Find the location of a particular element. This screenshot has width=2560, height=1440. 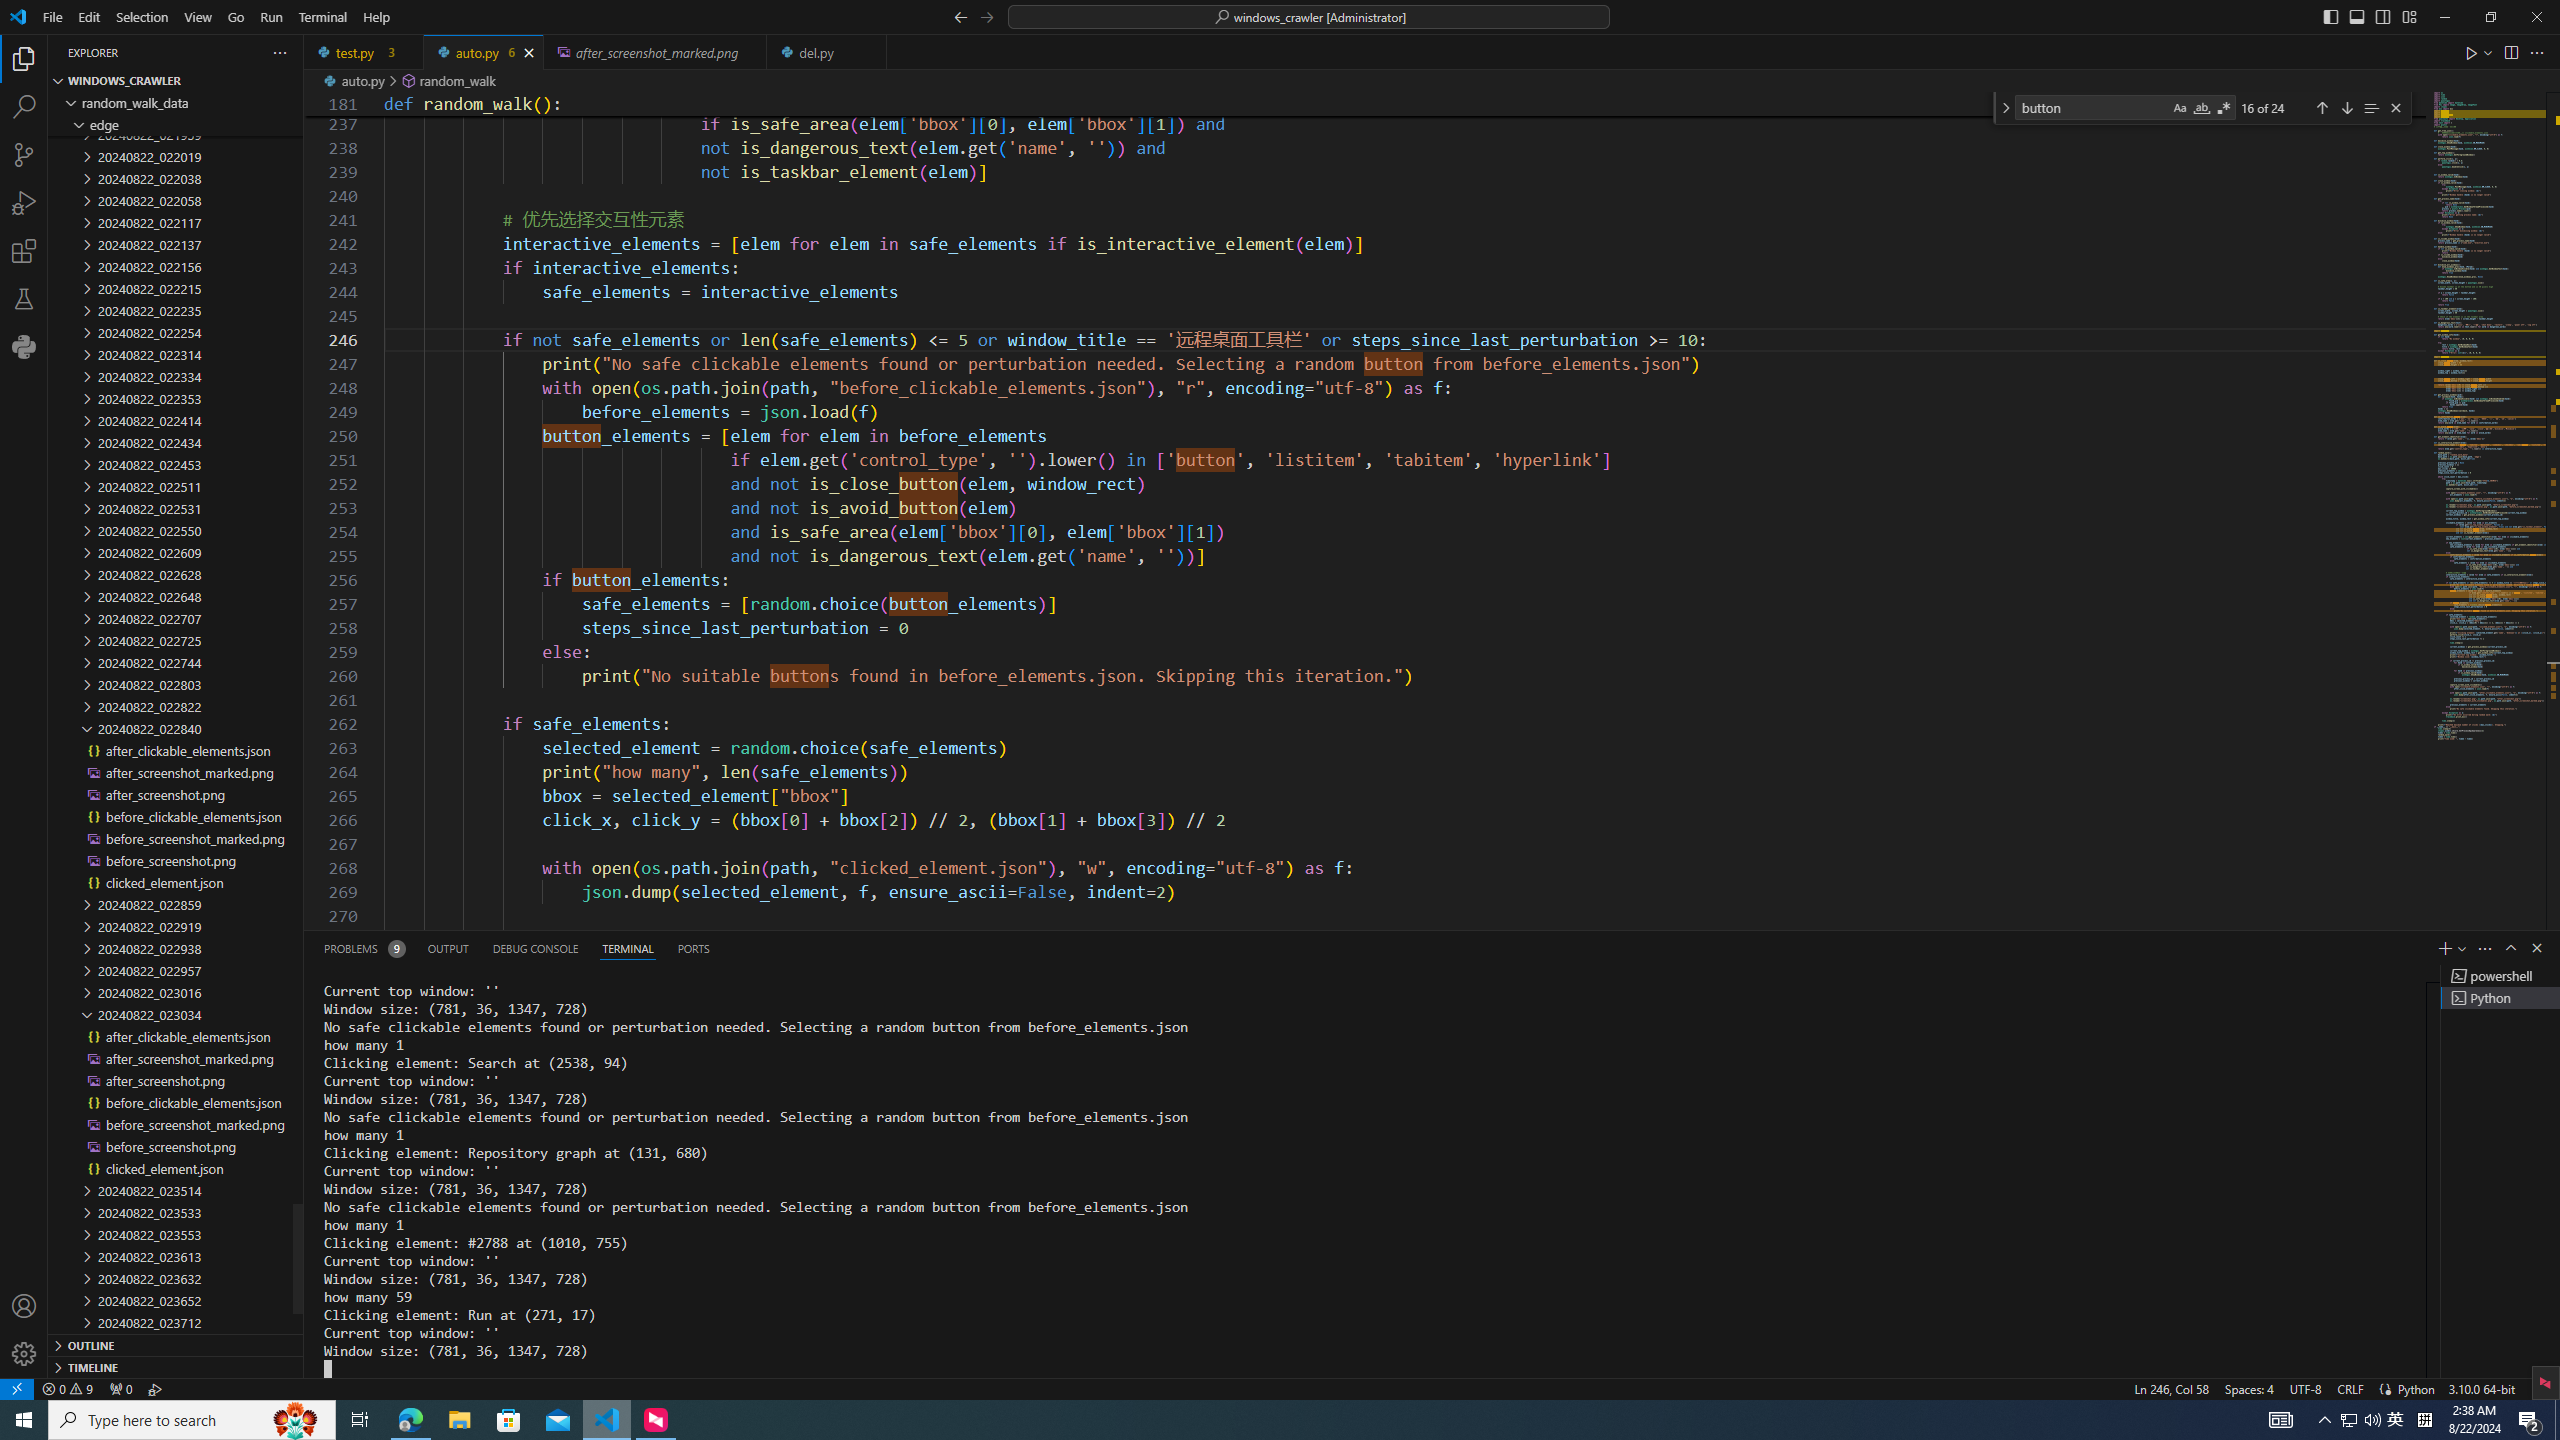

'UTF-8' is located at coordinates (2304, 1387).